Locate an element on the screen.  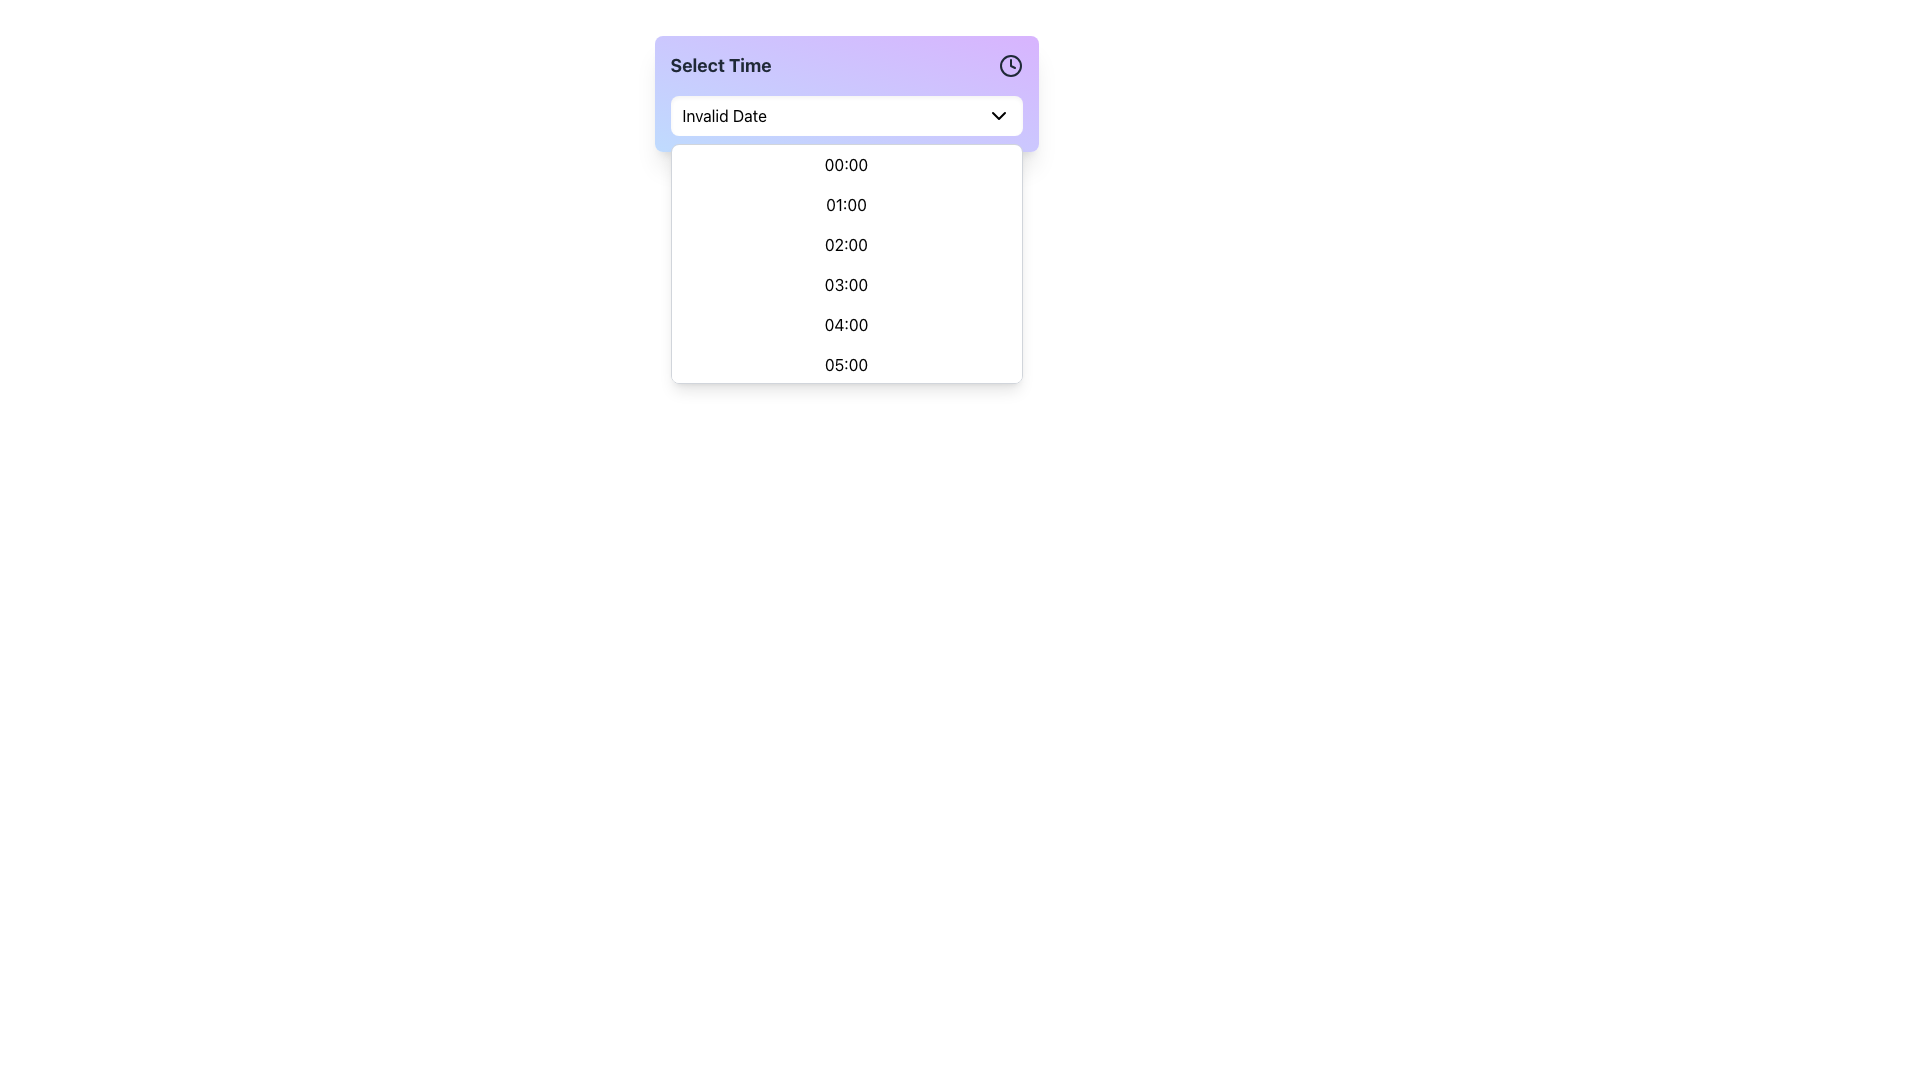
the selectable time option '02:00' in the dropdown menu, which is the third item in the list positioned between '01:00' and '03:00' is located at coordinates (846, 244).